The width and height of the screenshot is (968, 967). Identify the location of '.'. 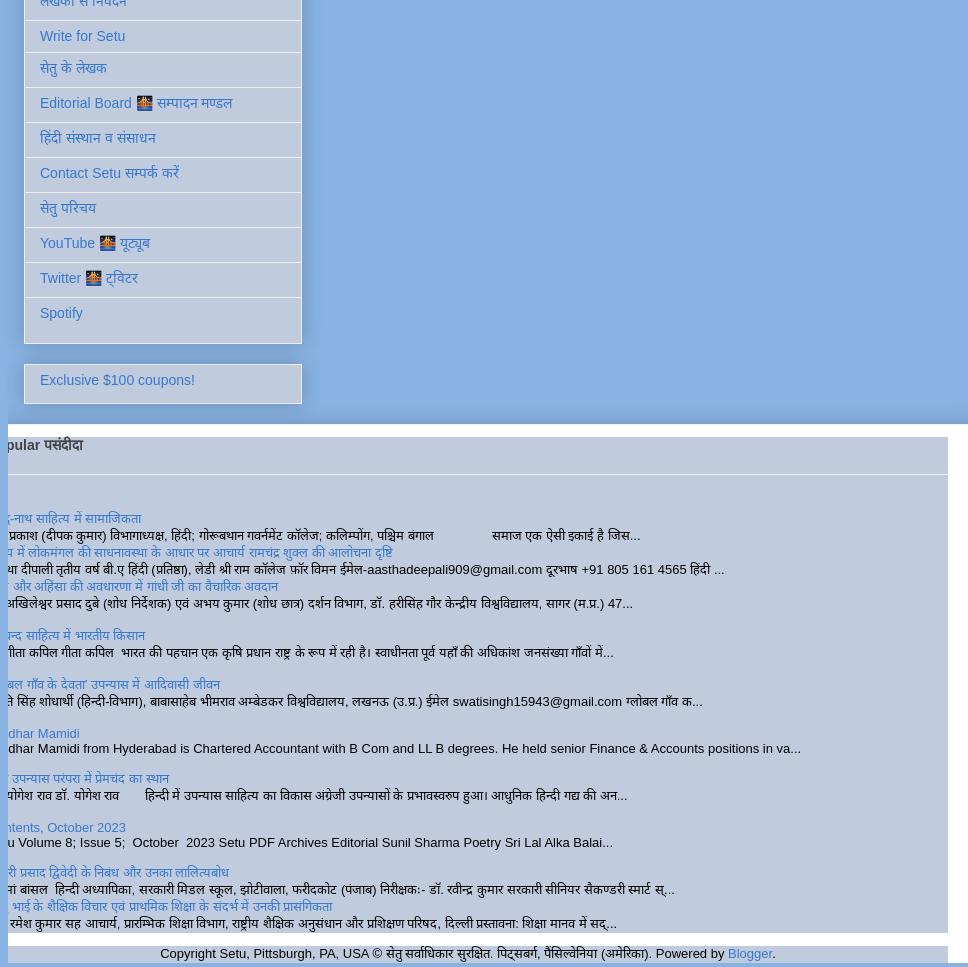
(770, 951).